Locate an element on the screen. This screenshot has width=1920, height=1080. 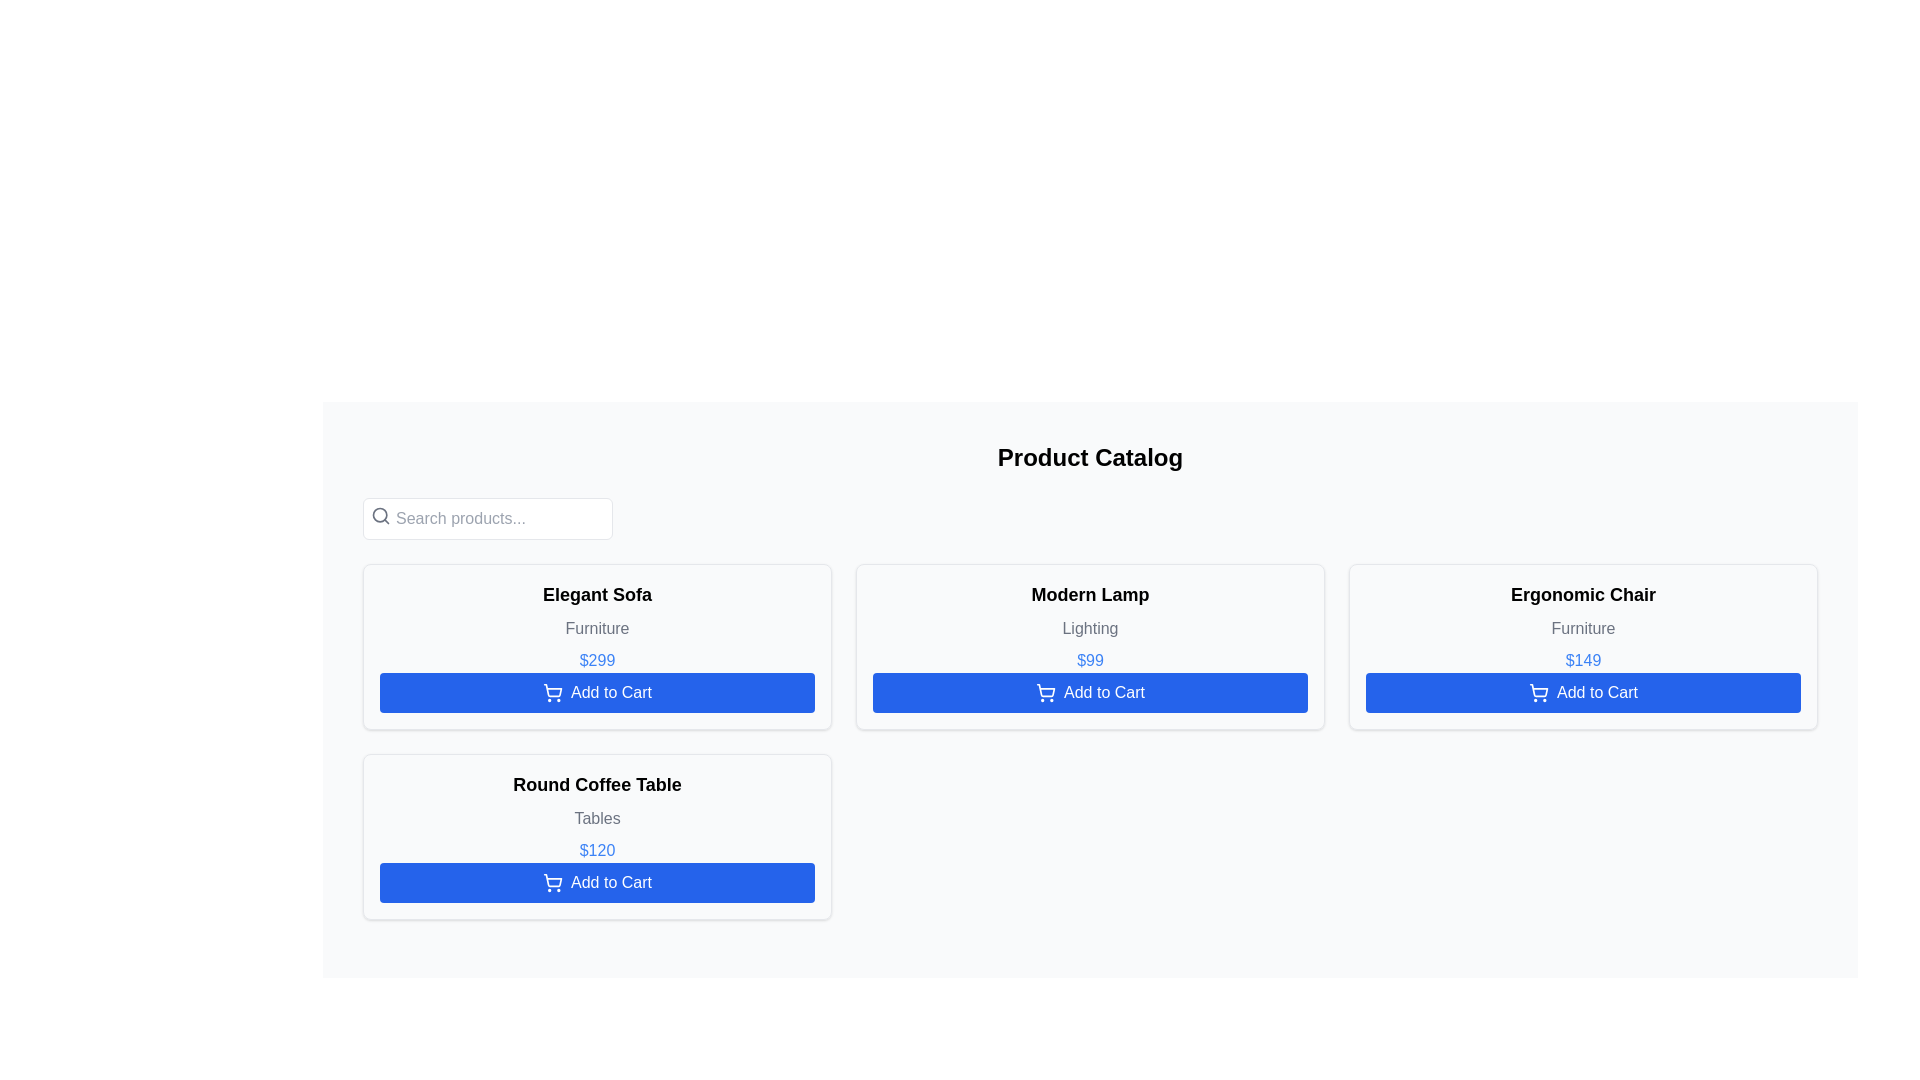
the text label displaying 'Furniture' in gray font located below the title 'Ergonomic Chair' within its card is located at coordinates (1582, 627).